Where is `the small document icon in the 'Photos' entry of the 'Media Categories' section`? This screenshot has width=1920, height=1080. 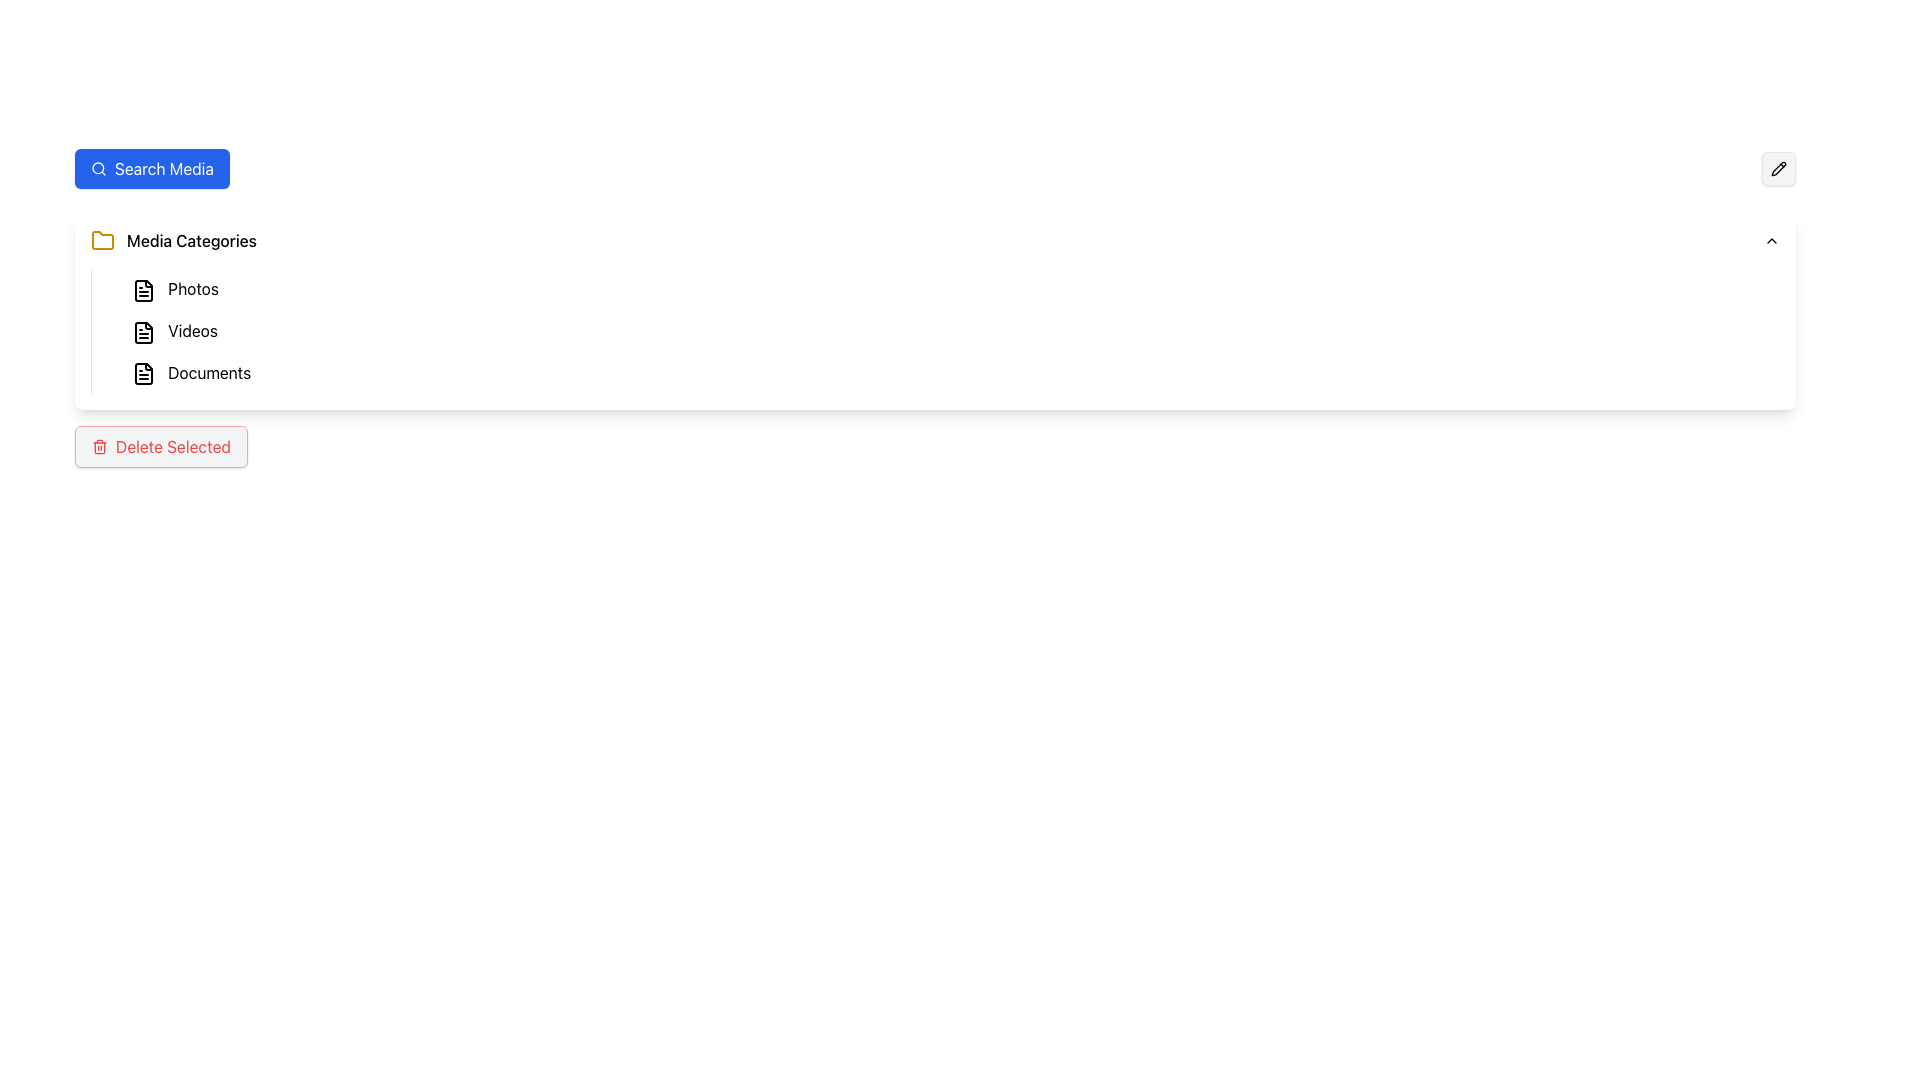 the small document icon in the 'Photos' entry of the 'Media Categories' section is located at coordinates (143, 289).